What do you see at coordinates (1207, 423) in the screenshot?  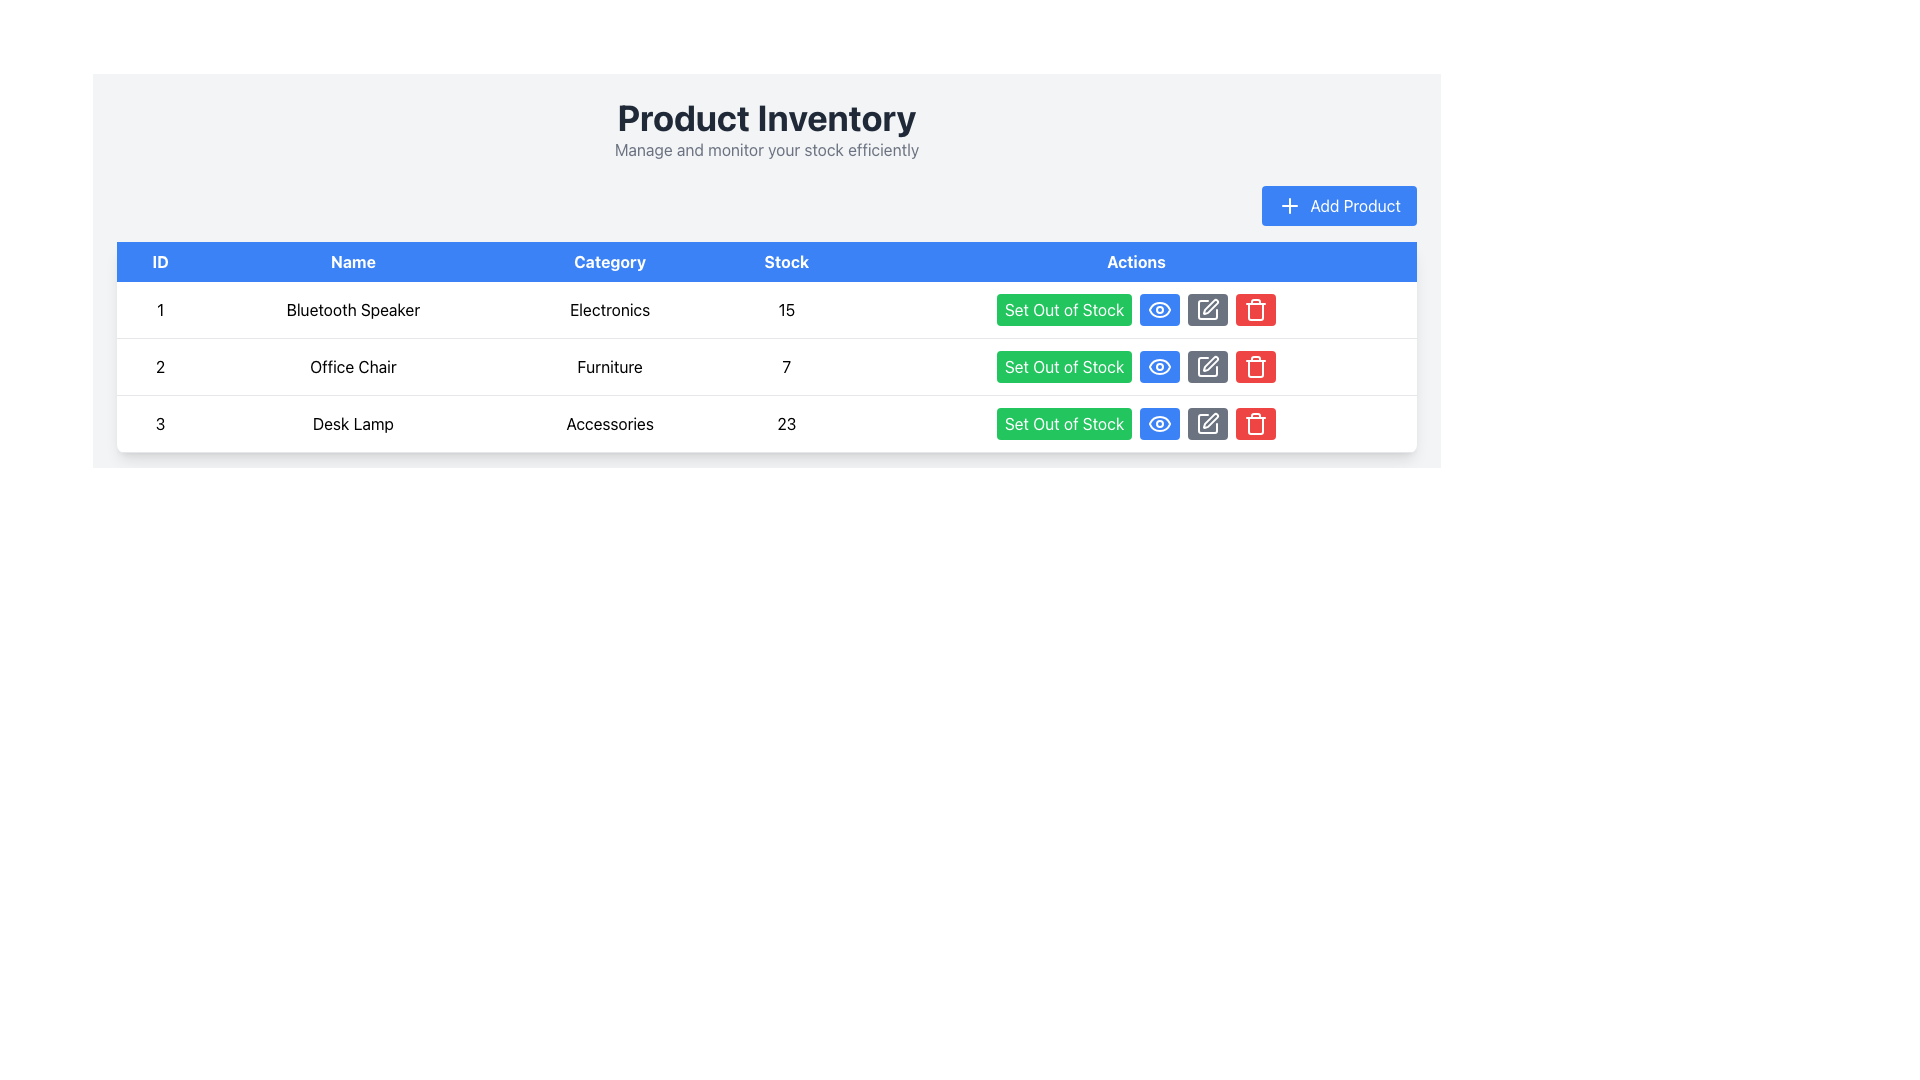 I see `the edit action icon, which is a square outline with rounded corners located in the rightmost column of the third row under the 'Actions' header` at bounding box center [1207, 423].